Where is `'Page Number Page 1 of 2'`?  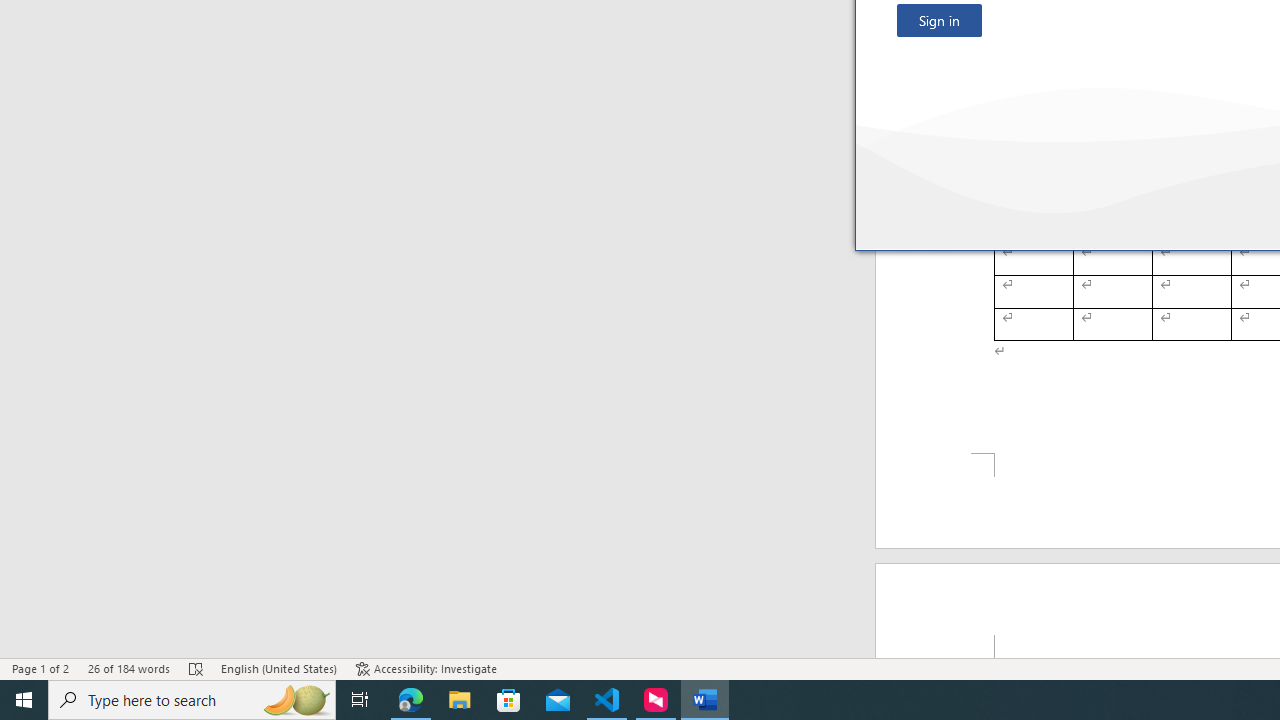 'Page Number Page 1 of 2' is located at coordinates (40, 669).